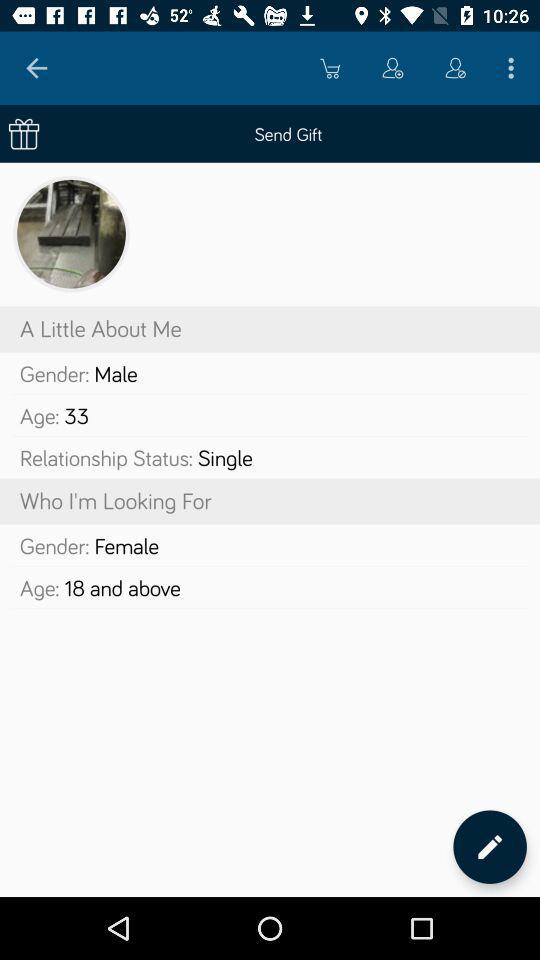 The height and width of the screenshot is (960, 540). Describe the element at coordinates (489, 846) in the screenshot. I see `edit profile` at that location.